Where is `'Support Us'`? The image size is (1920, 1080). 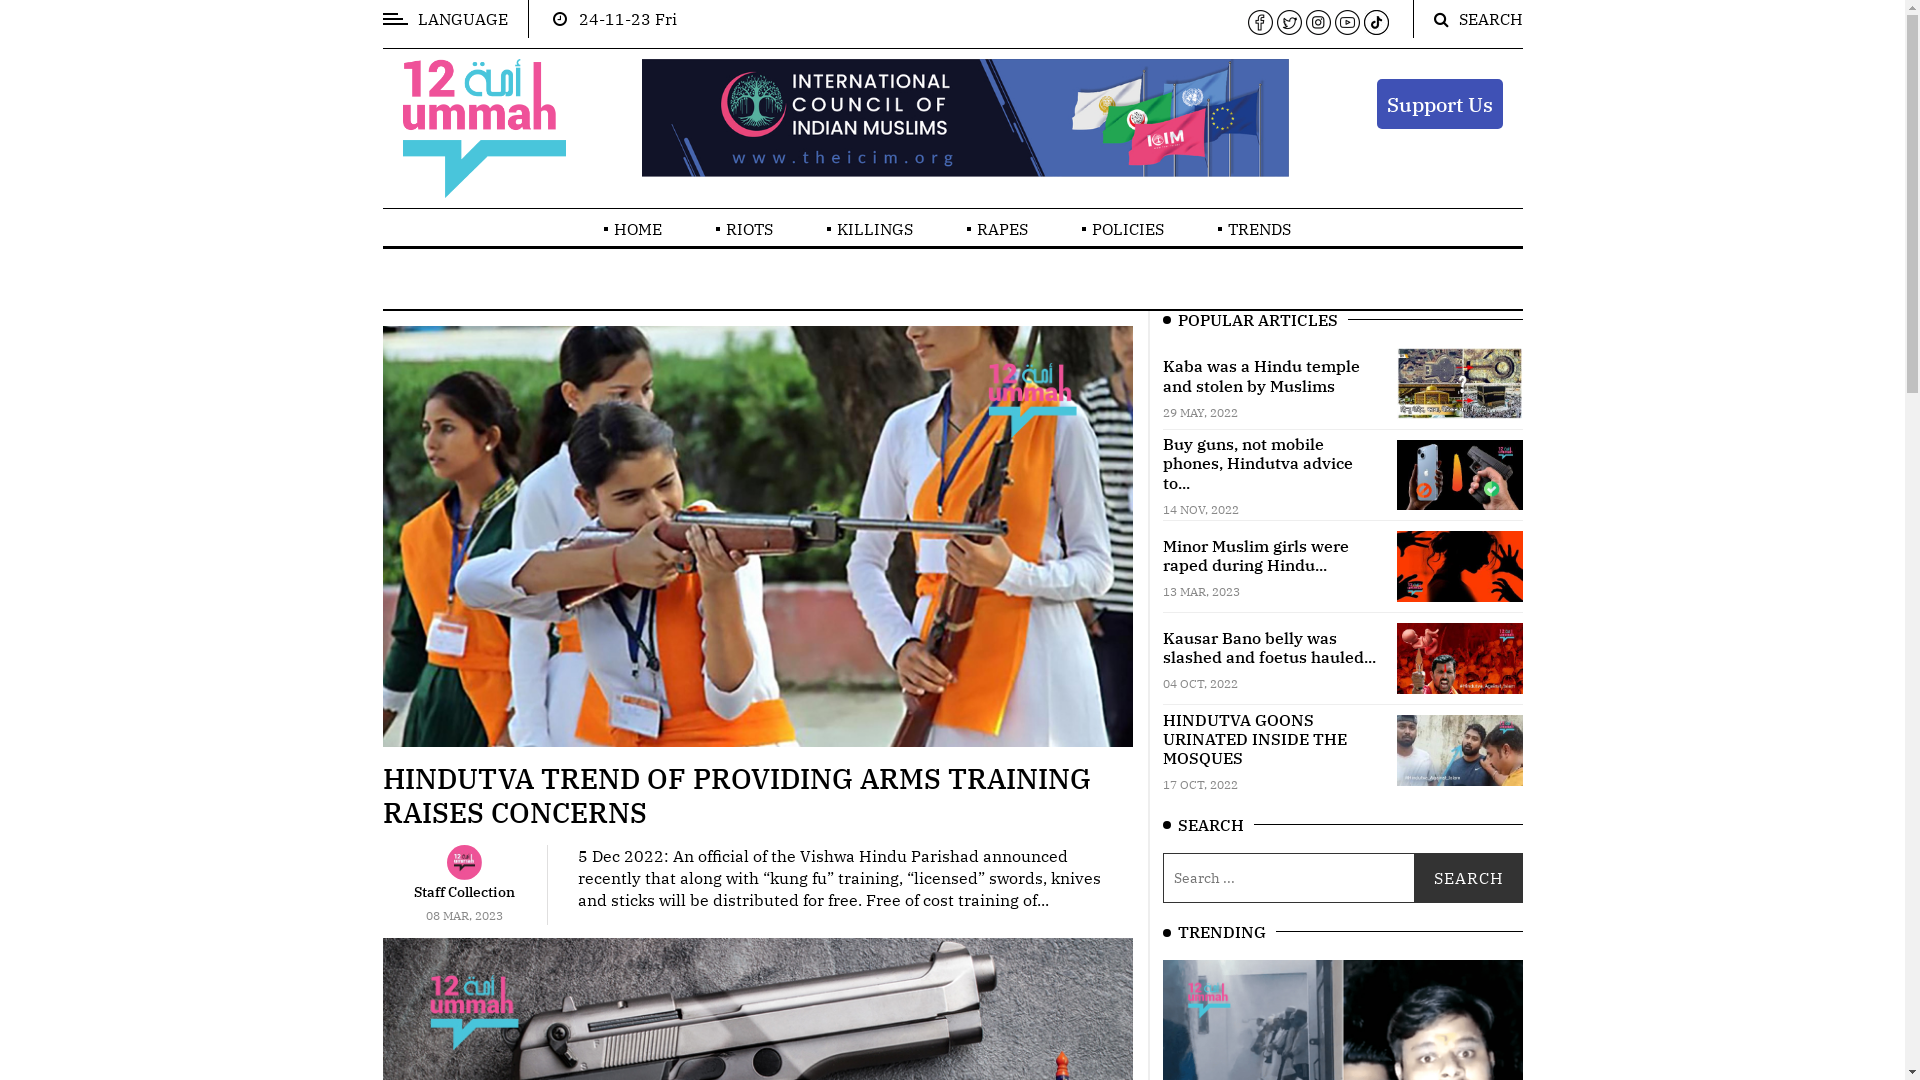
'Support Us' is located at coordinates (1438, 103).